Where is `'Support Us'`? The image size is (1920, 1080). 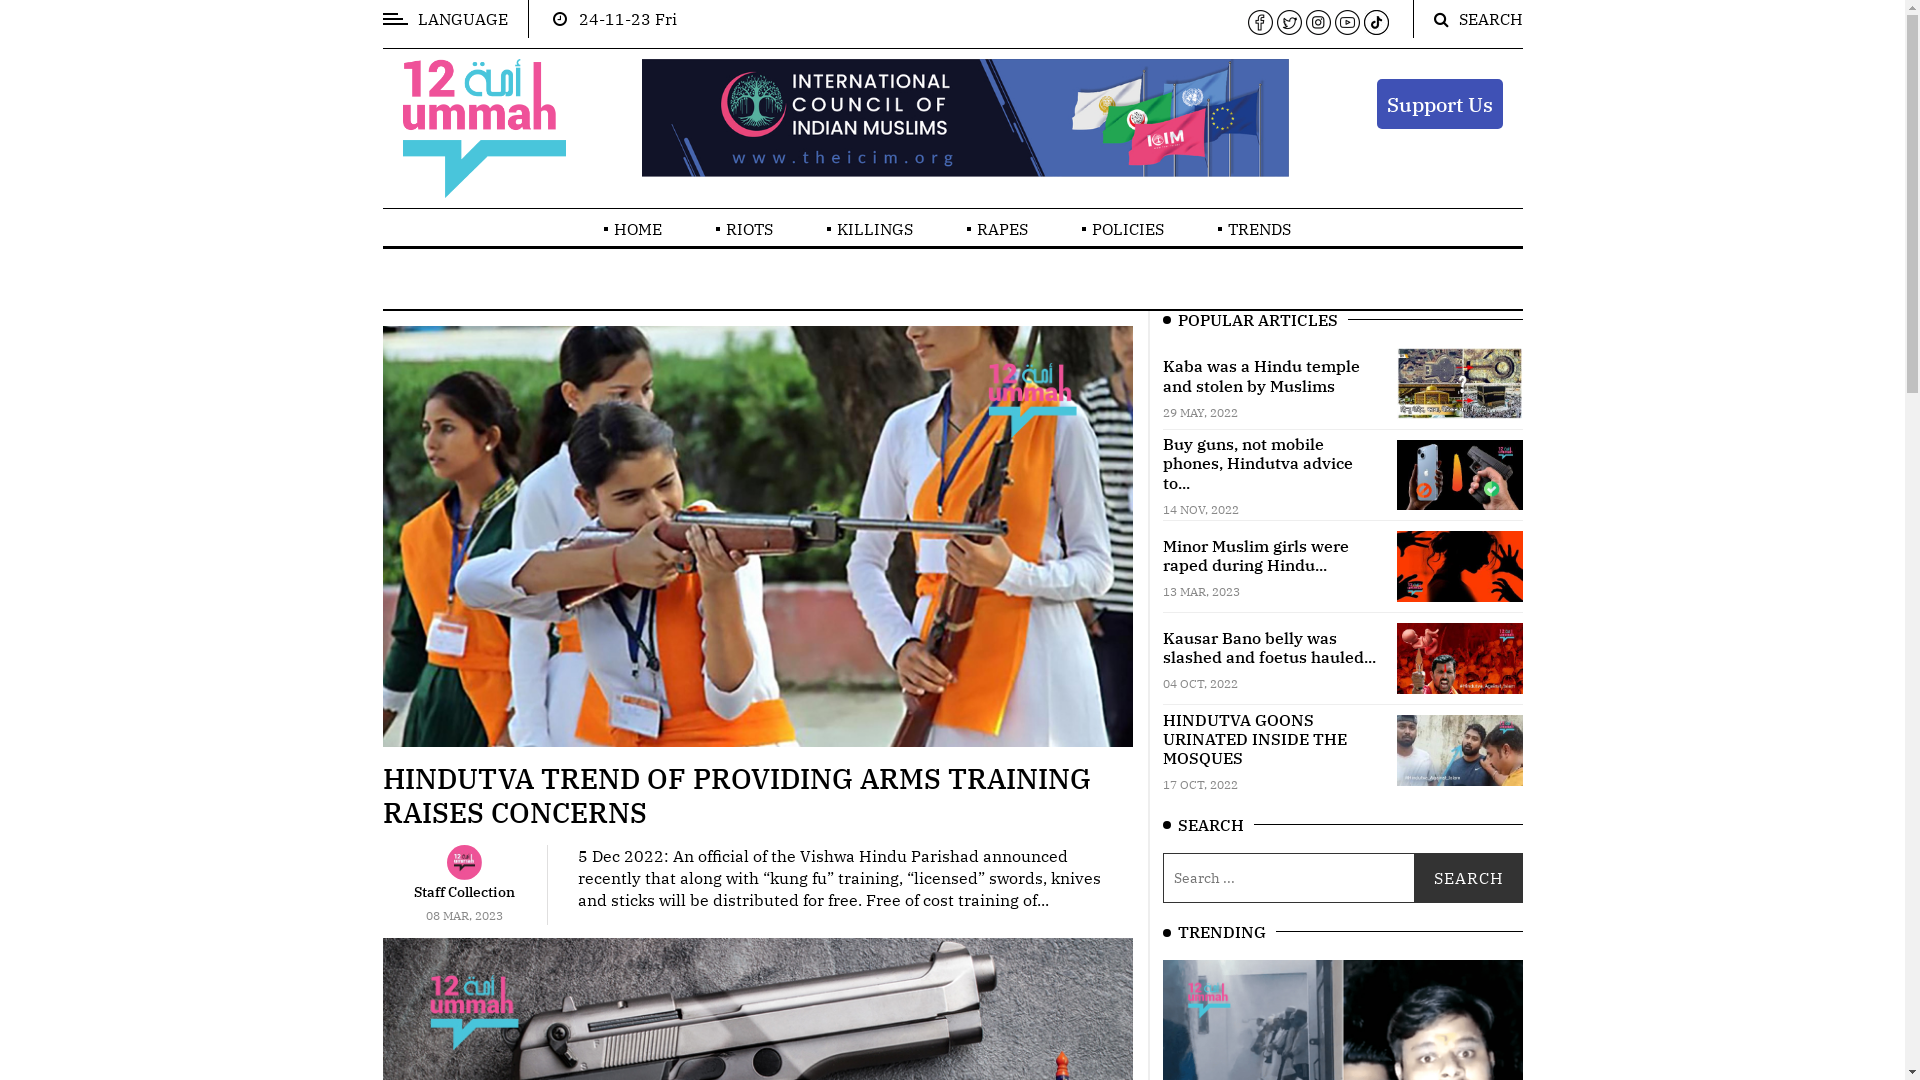
'Support Us' is located at coordinates (1438, 103).